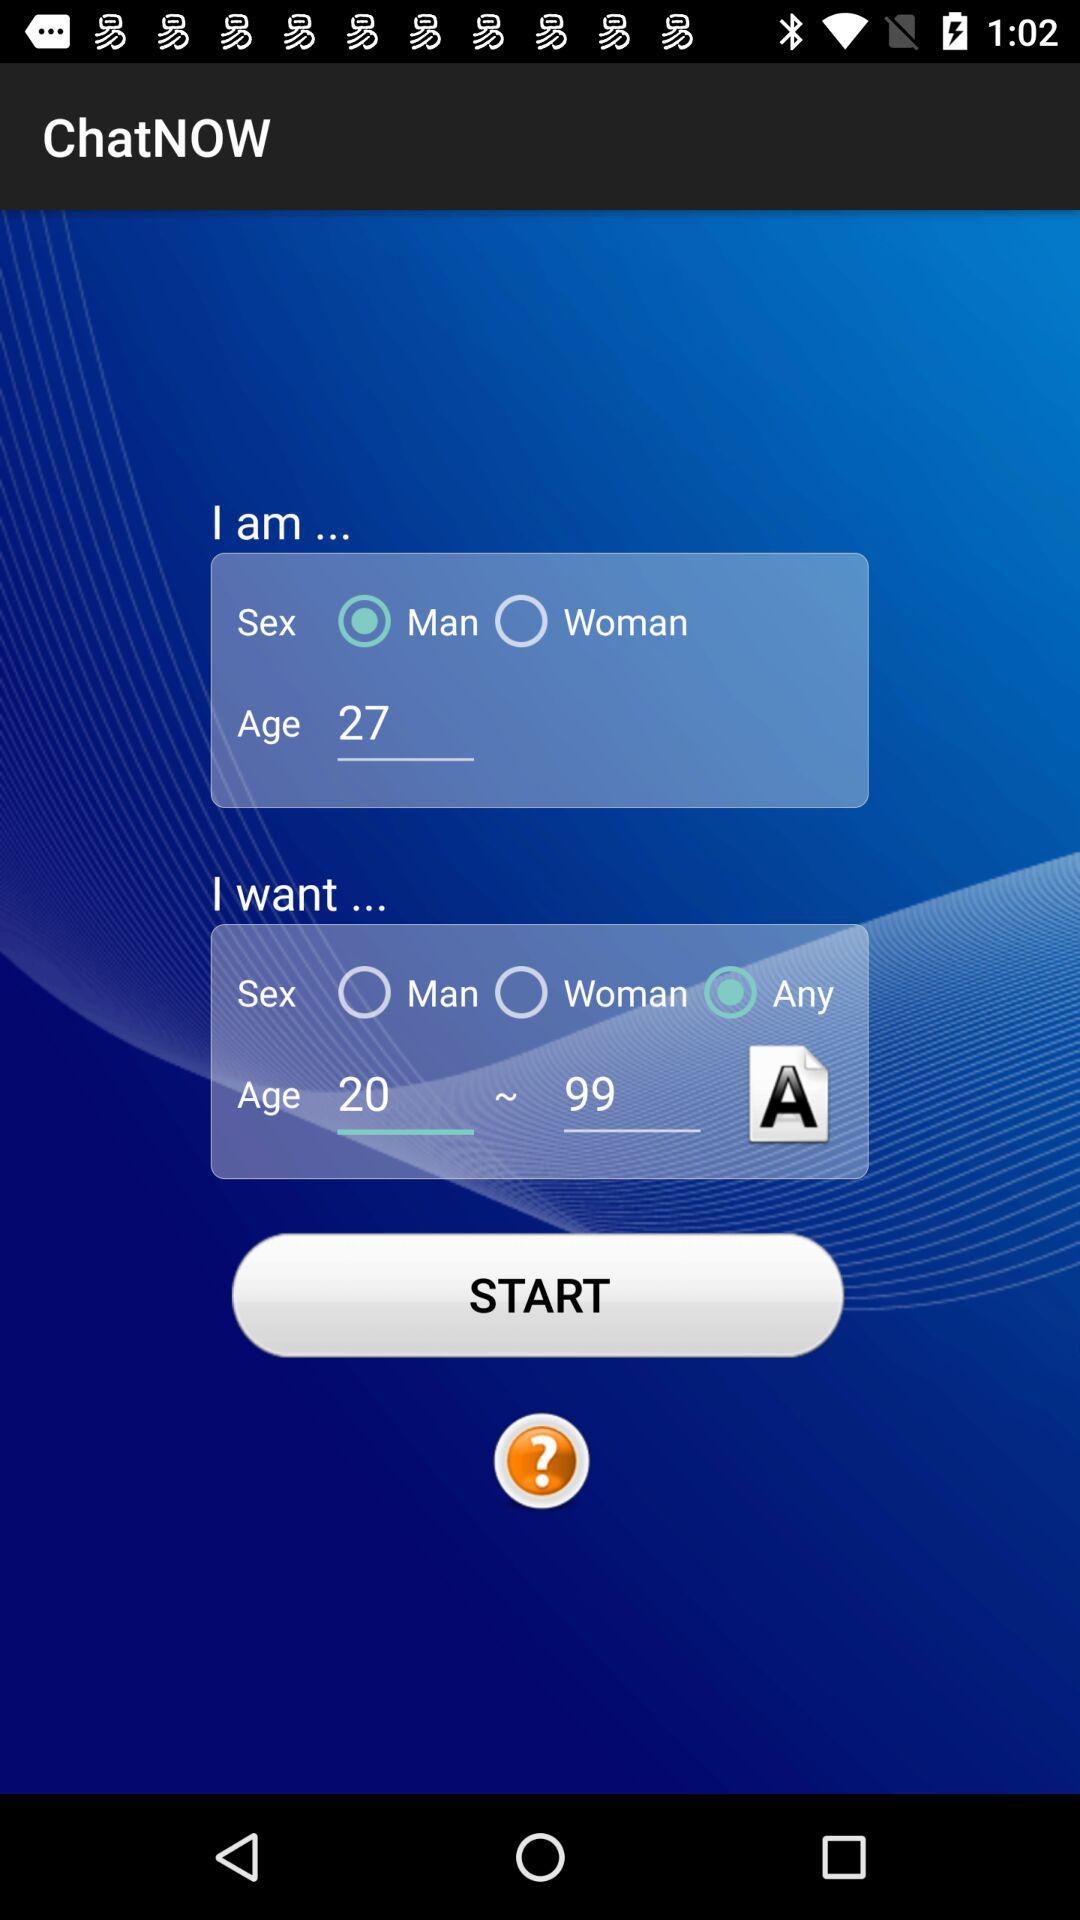  What do you see at coordinates (540, 1462) in the screenshot?
I see `hints` at bounding box center [540, 1462].